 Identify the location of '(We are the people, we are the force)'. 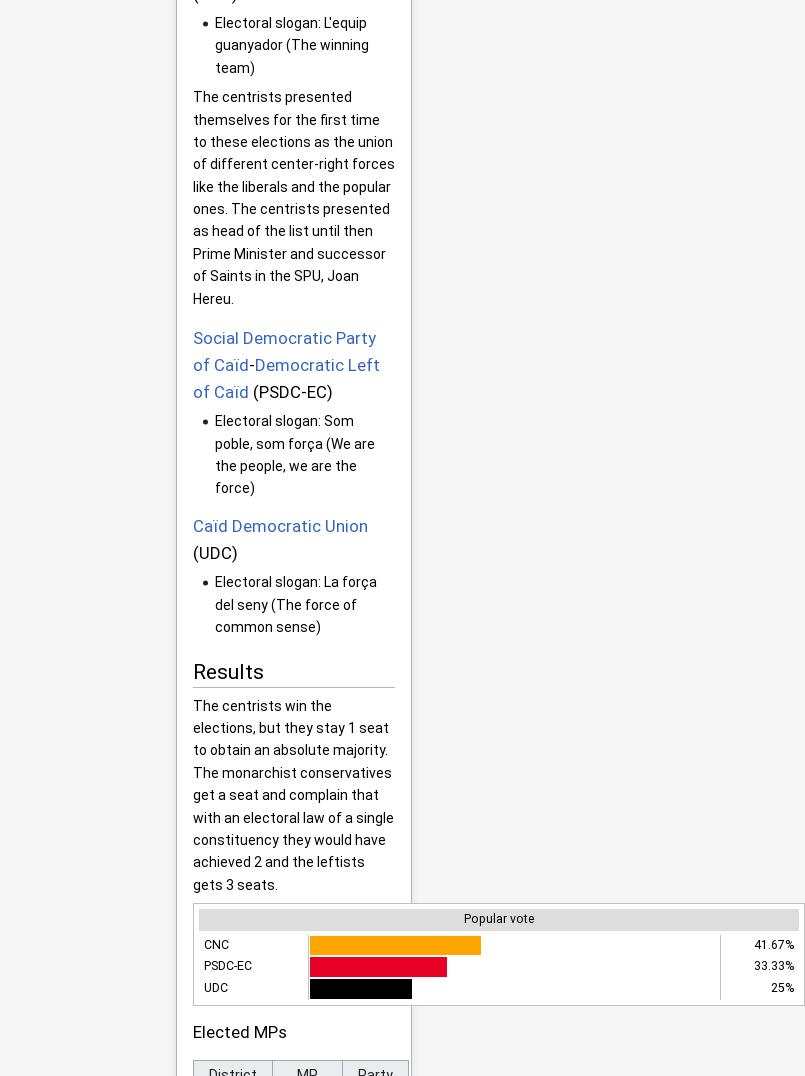
(214, 464).